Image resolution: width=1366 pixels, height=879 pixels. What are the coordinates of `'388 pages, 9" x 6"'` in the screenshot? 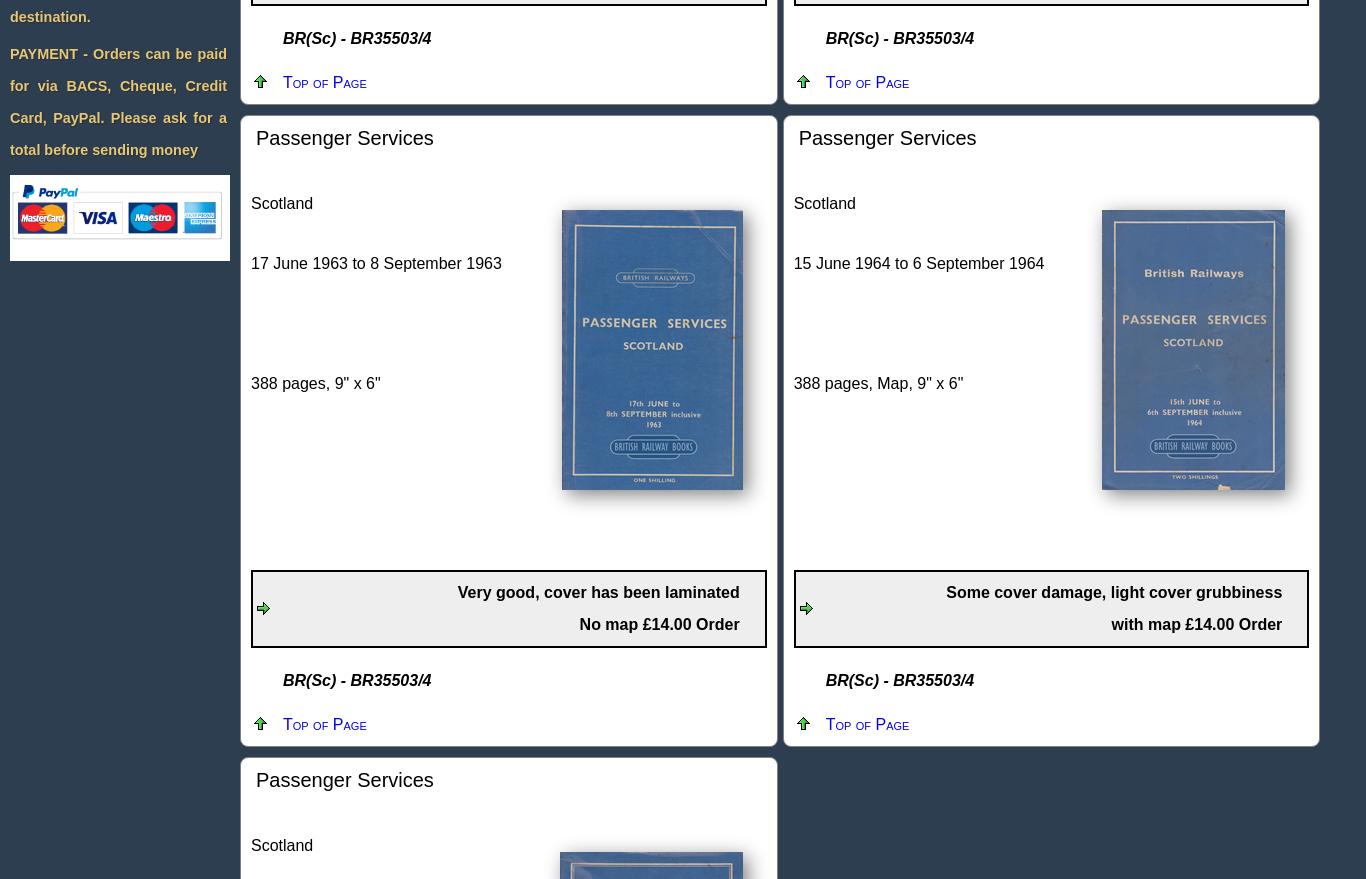 It's located at (315, 383).